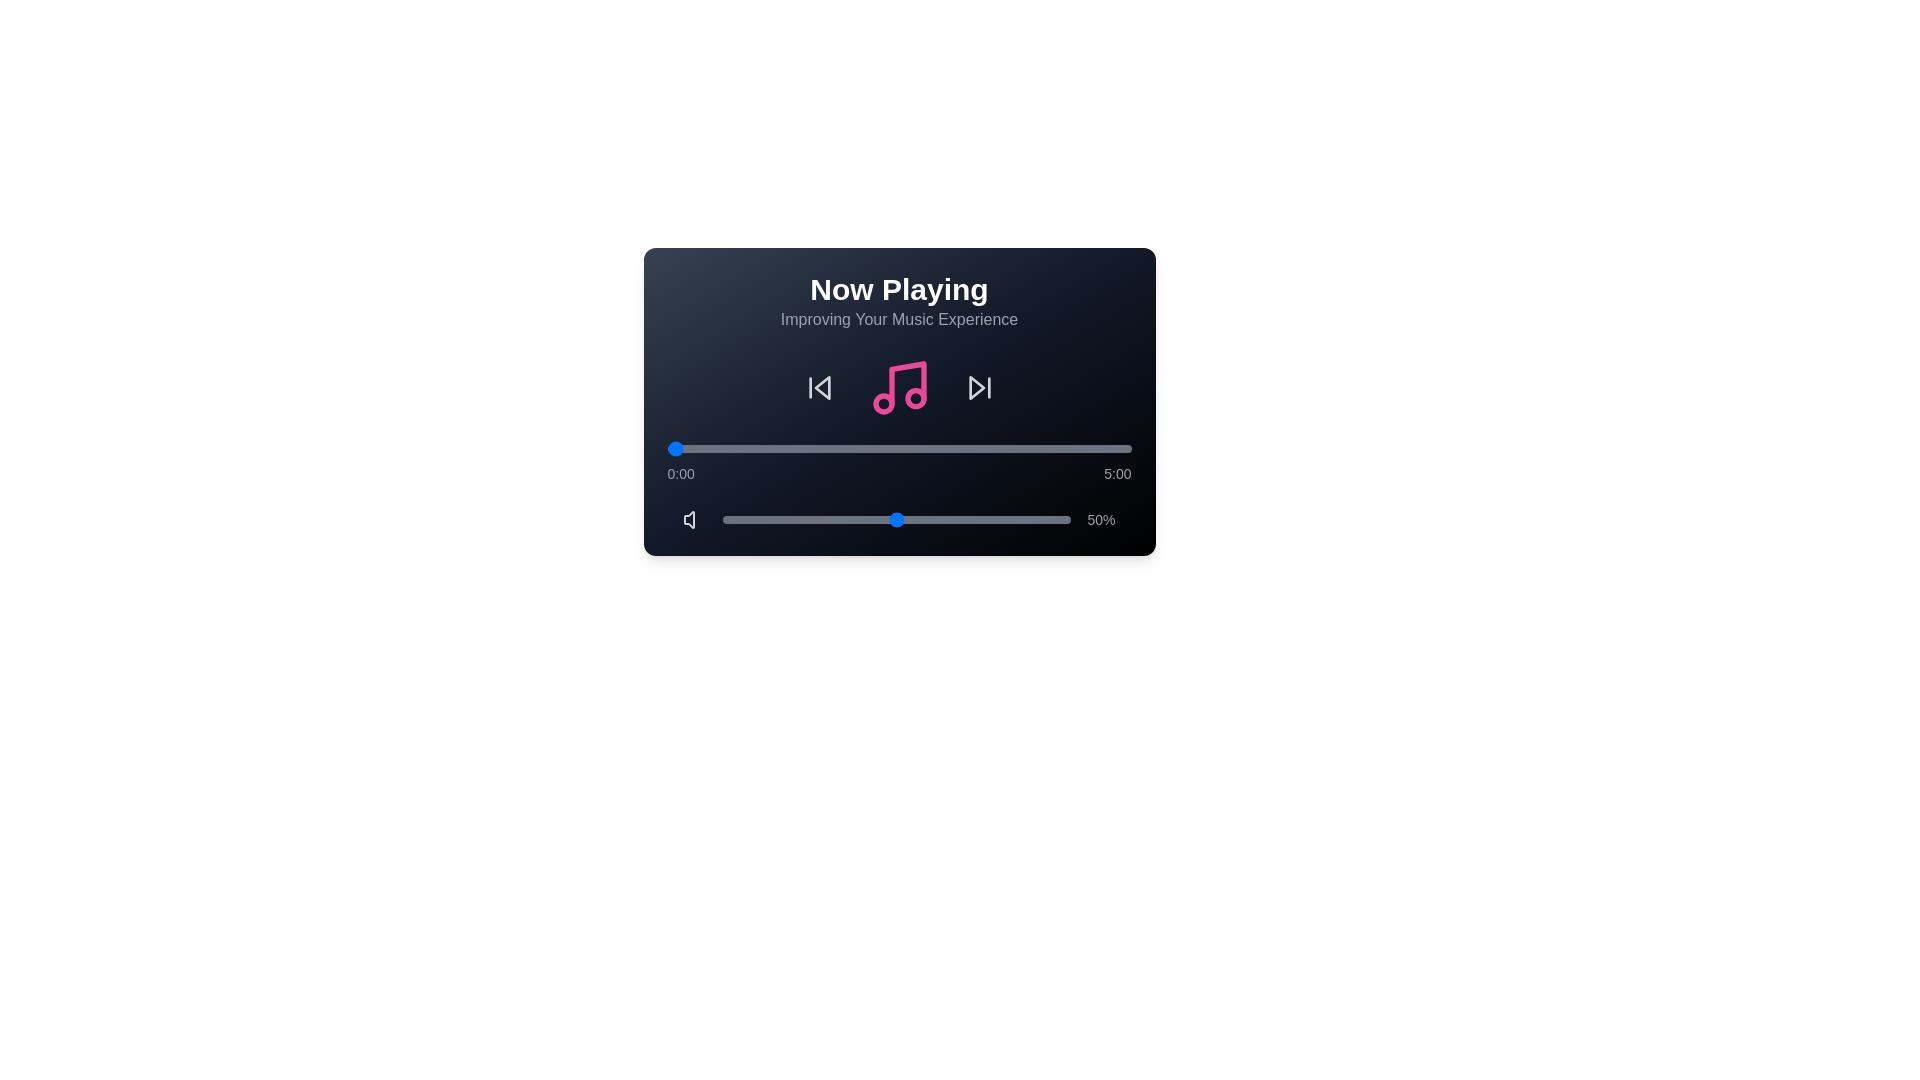 This screenshot has height=1080, width=1920. Describe the element at coordinates (739, 519) in the screenshot. I see `the volume slider to 5%` at that location.